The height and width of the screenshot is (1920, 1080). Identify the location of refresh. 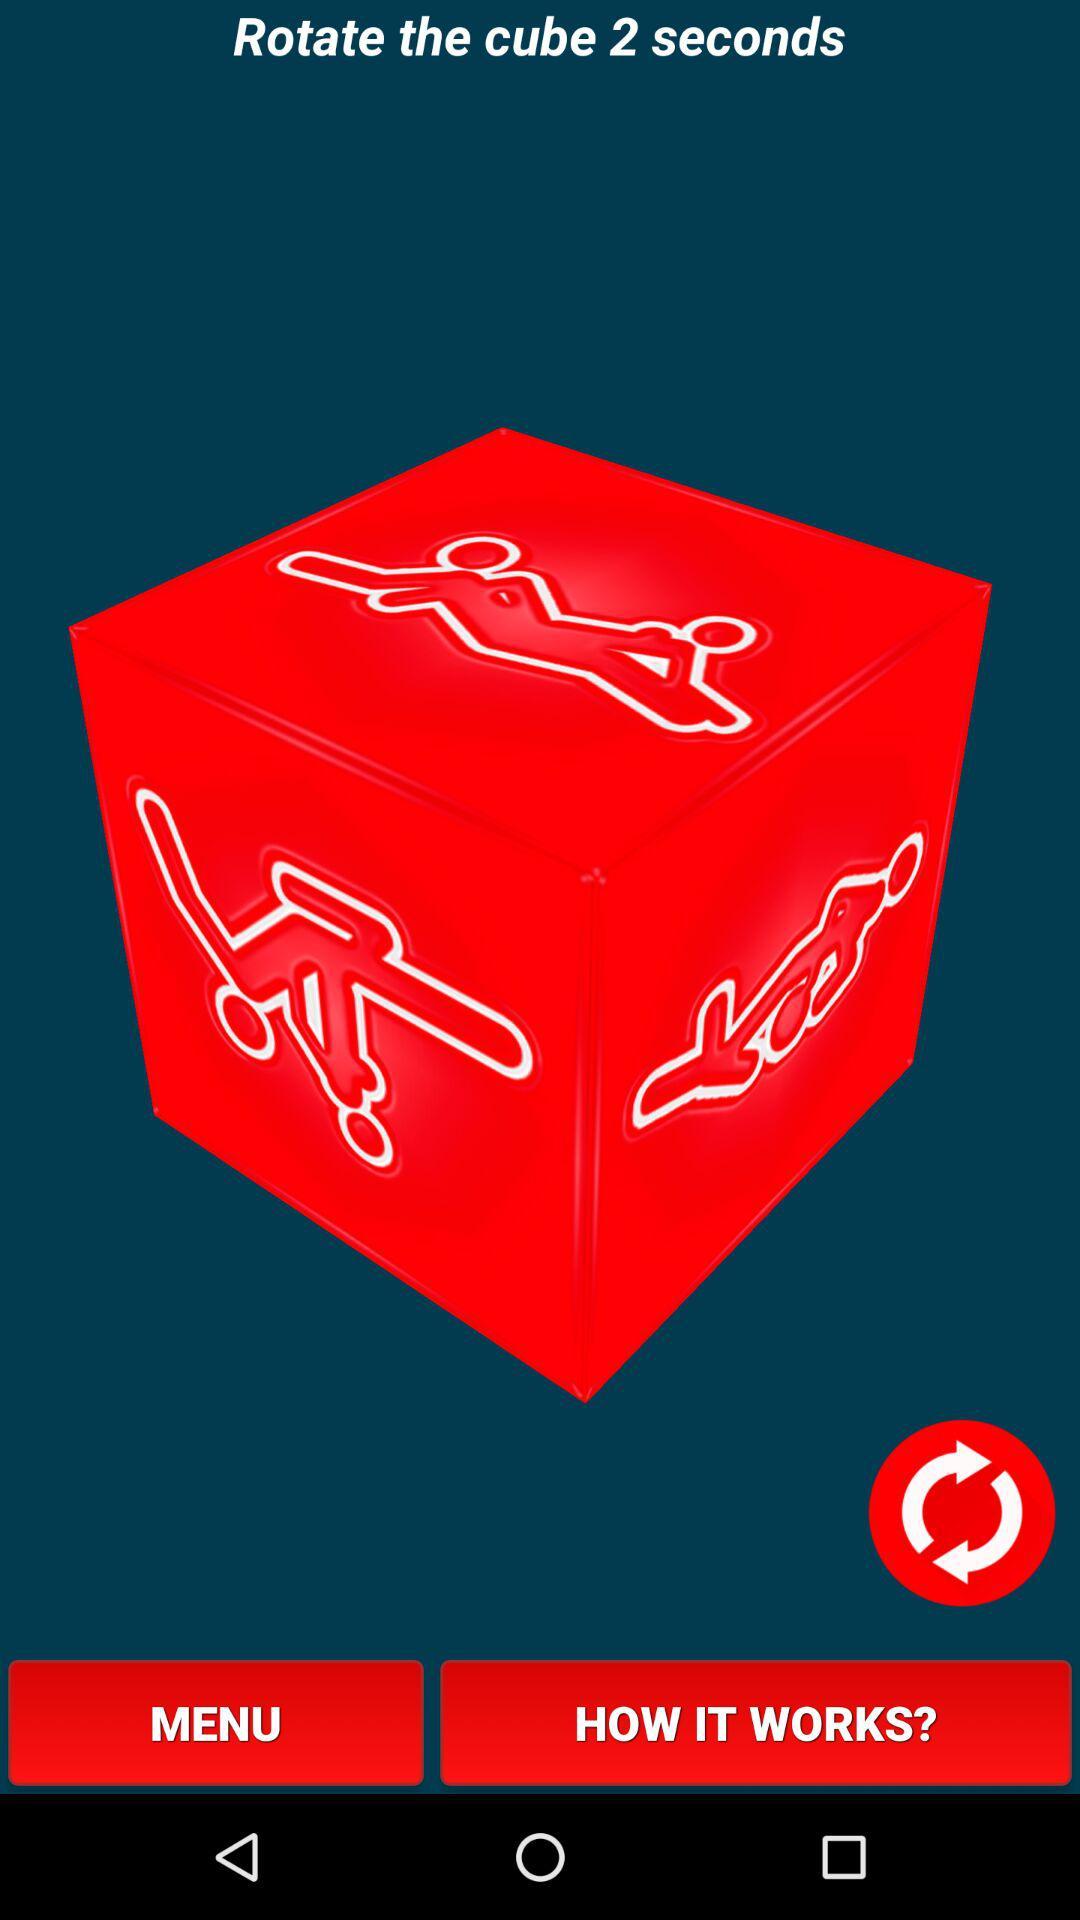
(960, 1513).